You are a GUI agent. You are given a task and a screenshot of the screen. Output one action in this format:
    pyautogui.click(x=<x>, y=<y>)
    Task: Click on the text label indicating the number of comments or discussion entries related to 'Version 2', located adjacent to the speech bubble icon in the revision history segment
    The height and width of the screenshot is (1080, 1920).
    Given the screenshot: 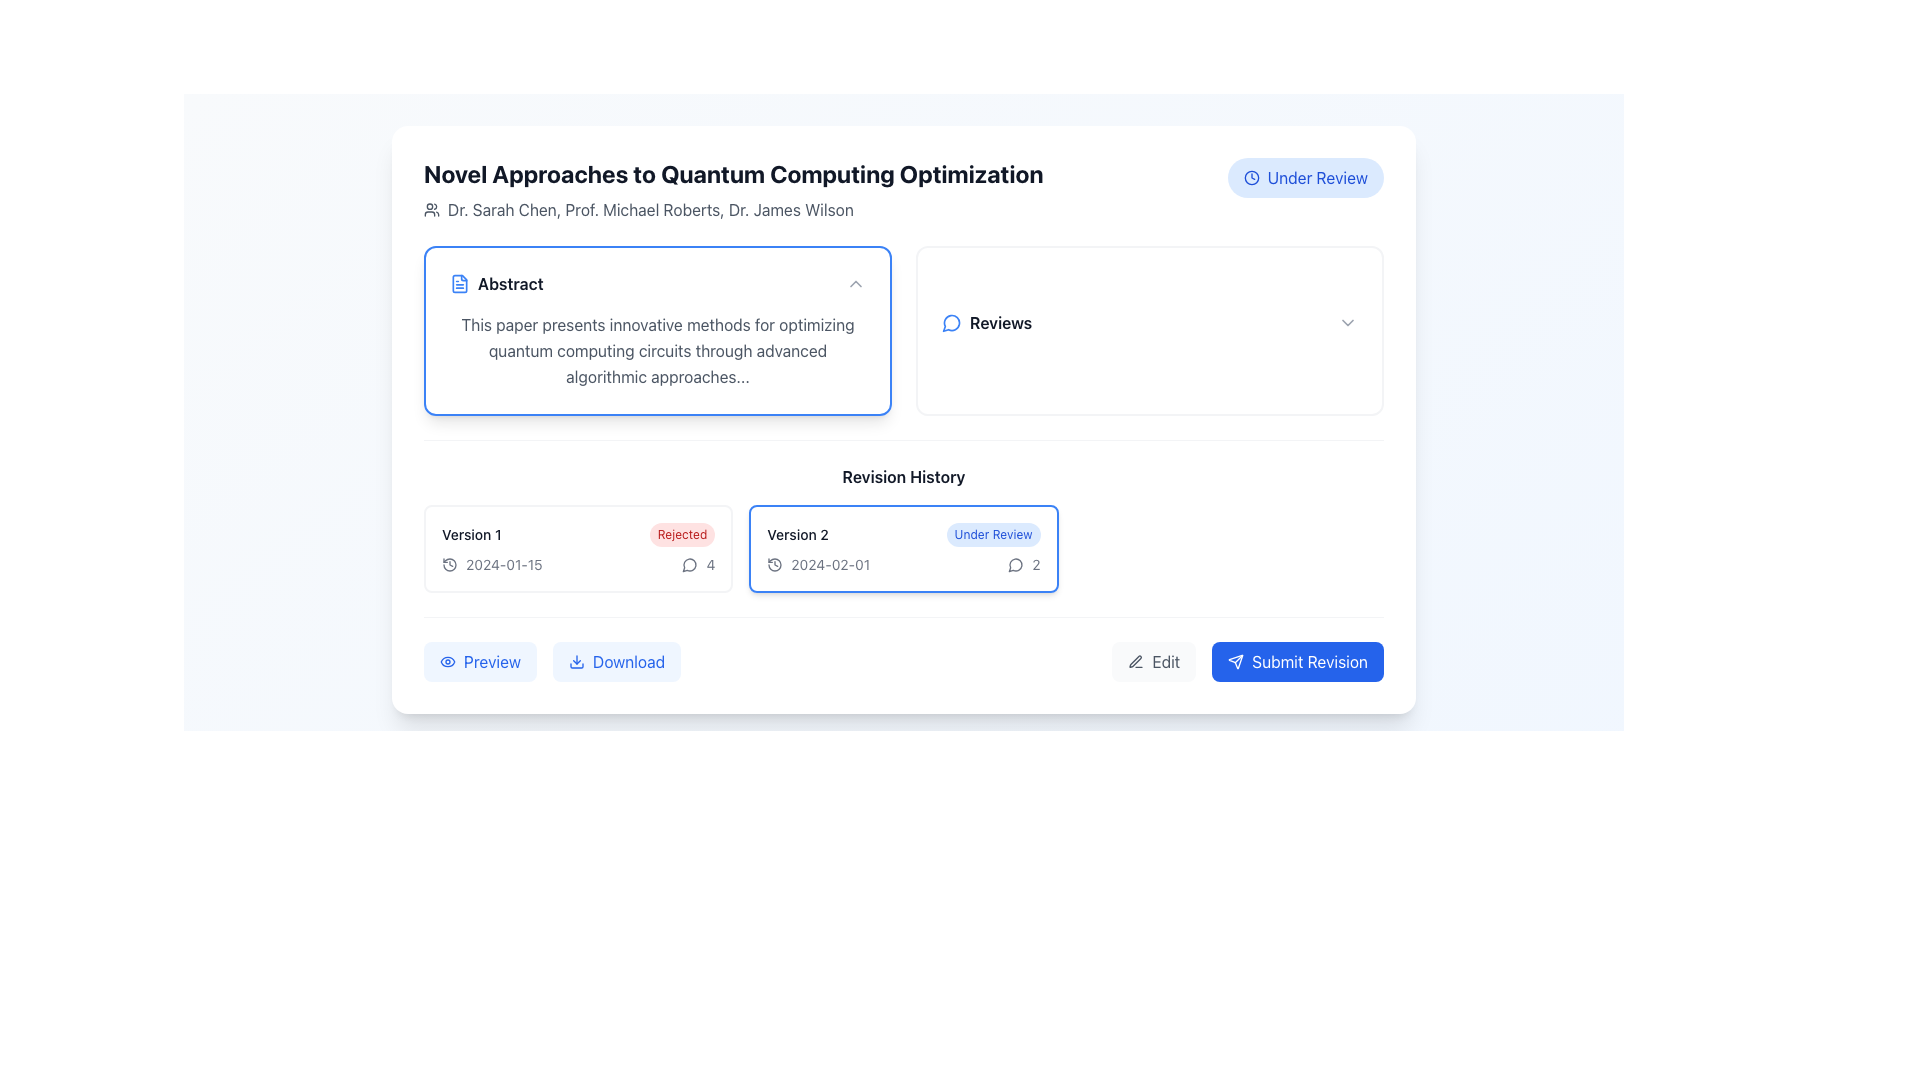 What is the action you would take?
    pyautogui.click(x=710, y=564)
    